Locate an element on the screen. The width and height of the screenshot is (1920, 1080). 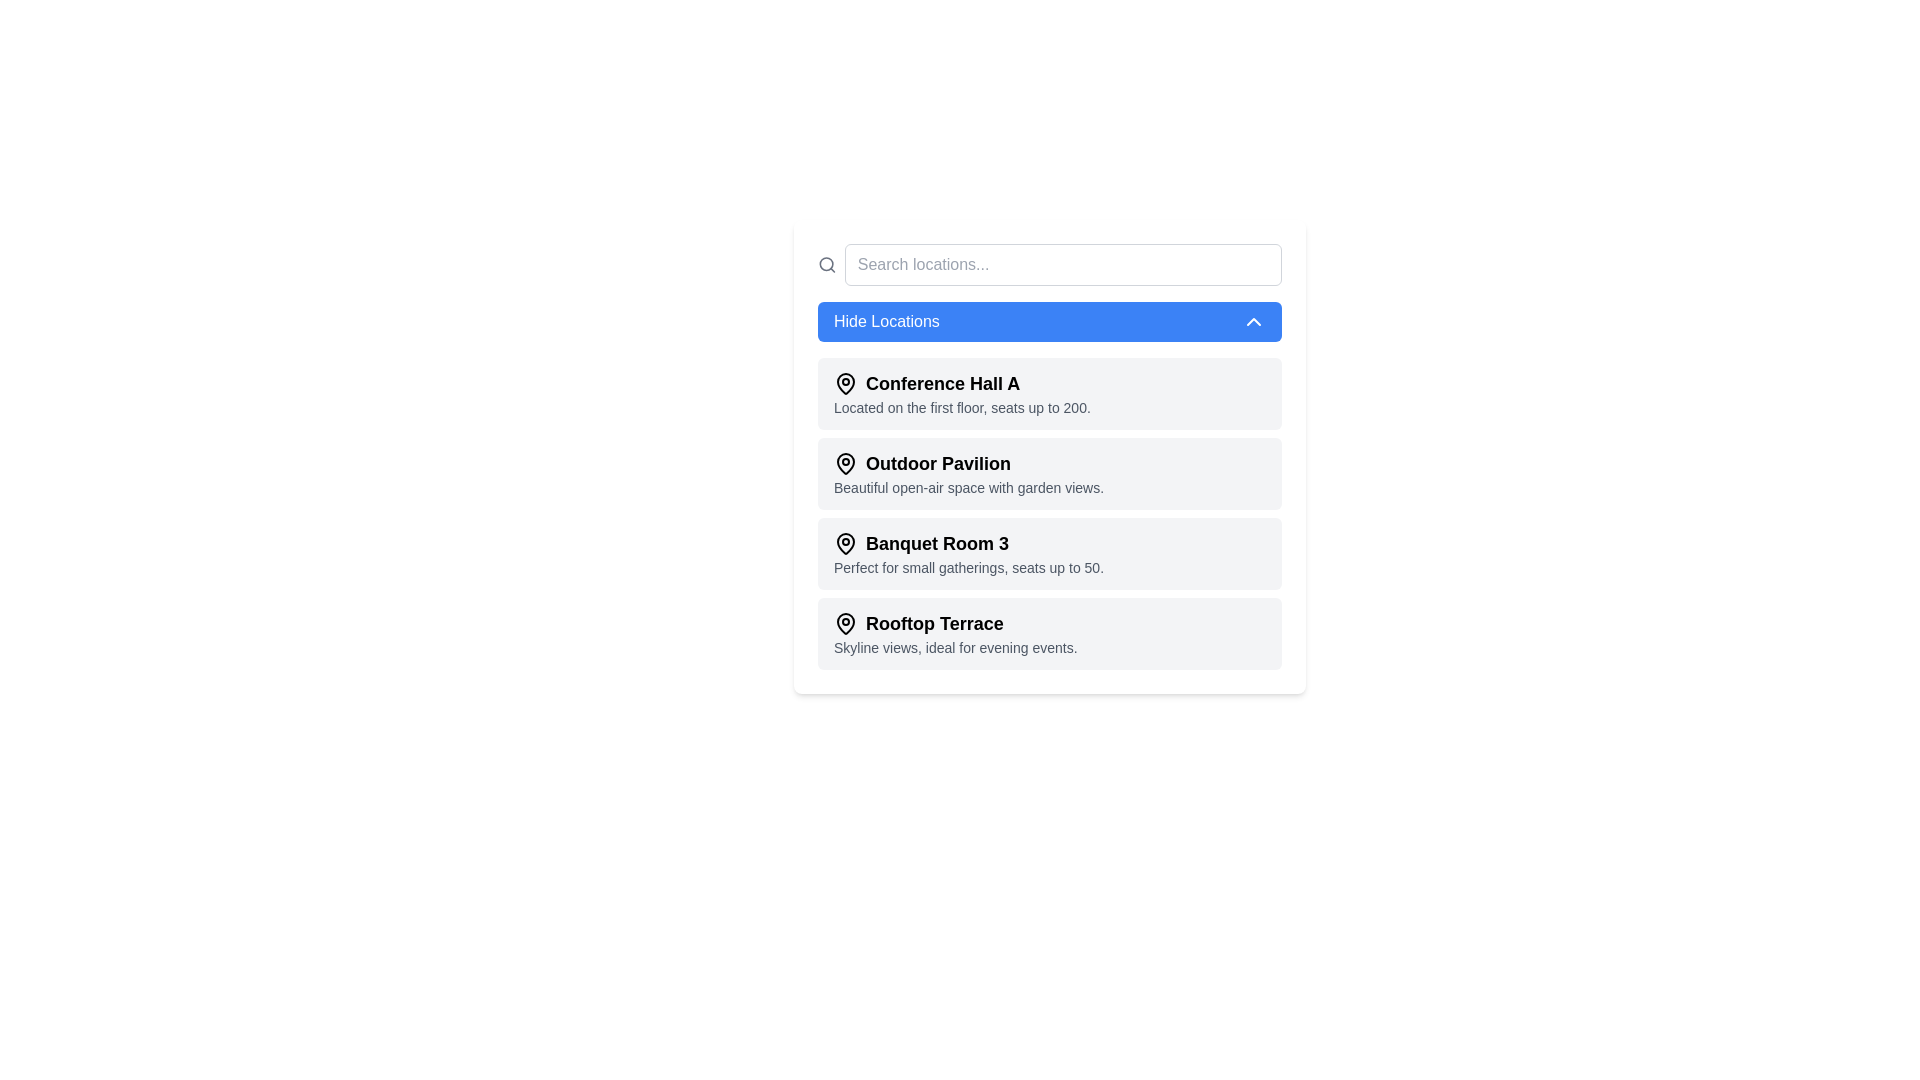
the 'Conference Hall A' text display element located at the top of the list of location options is located at coordinates (962, 384).